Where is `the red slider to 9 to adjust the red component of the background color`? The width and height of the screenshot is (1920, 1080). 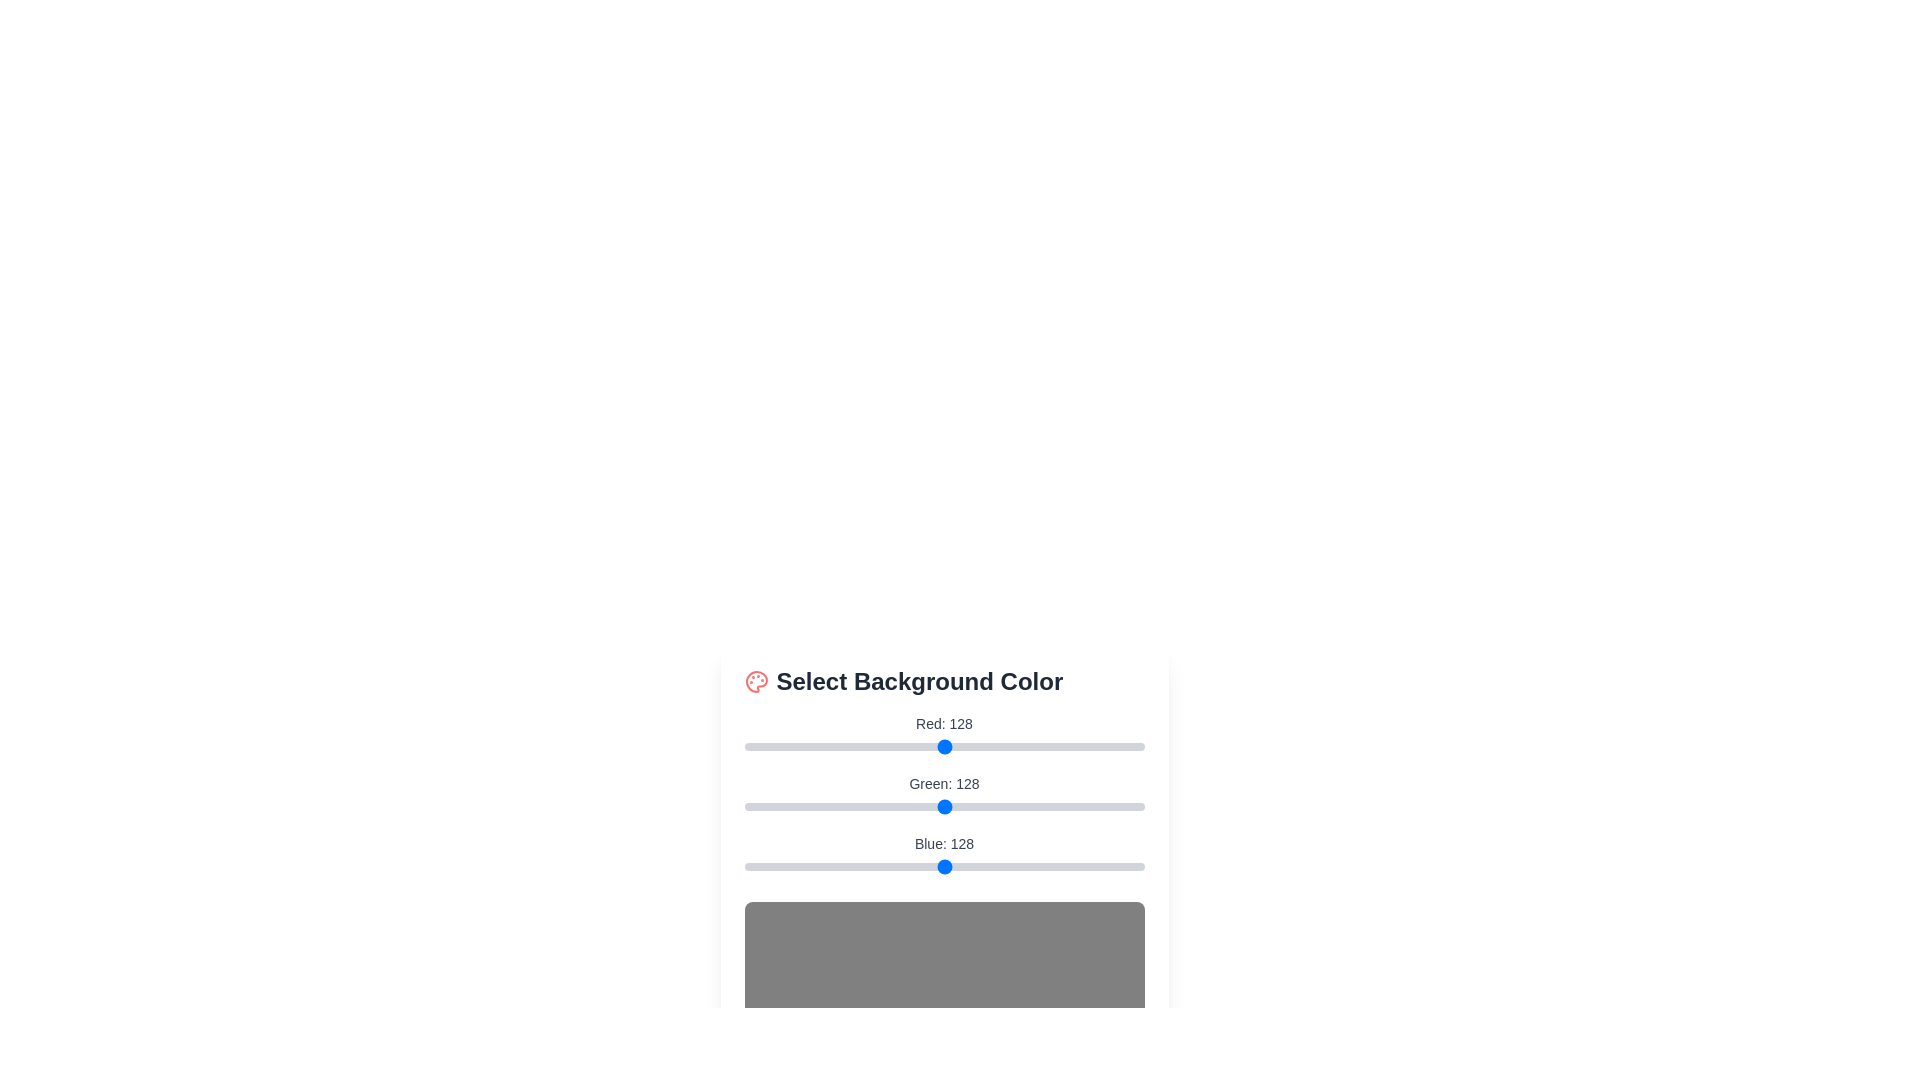
the red slider to 9 to adjust the red component of the background color is located at coordinates (757, 747).